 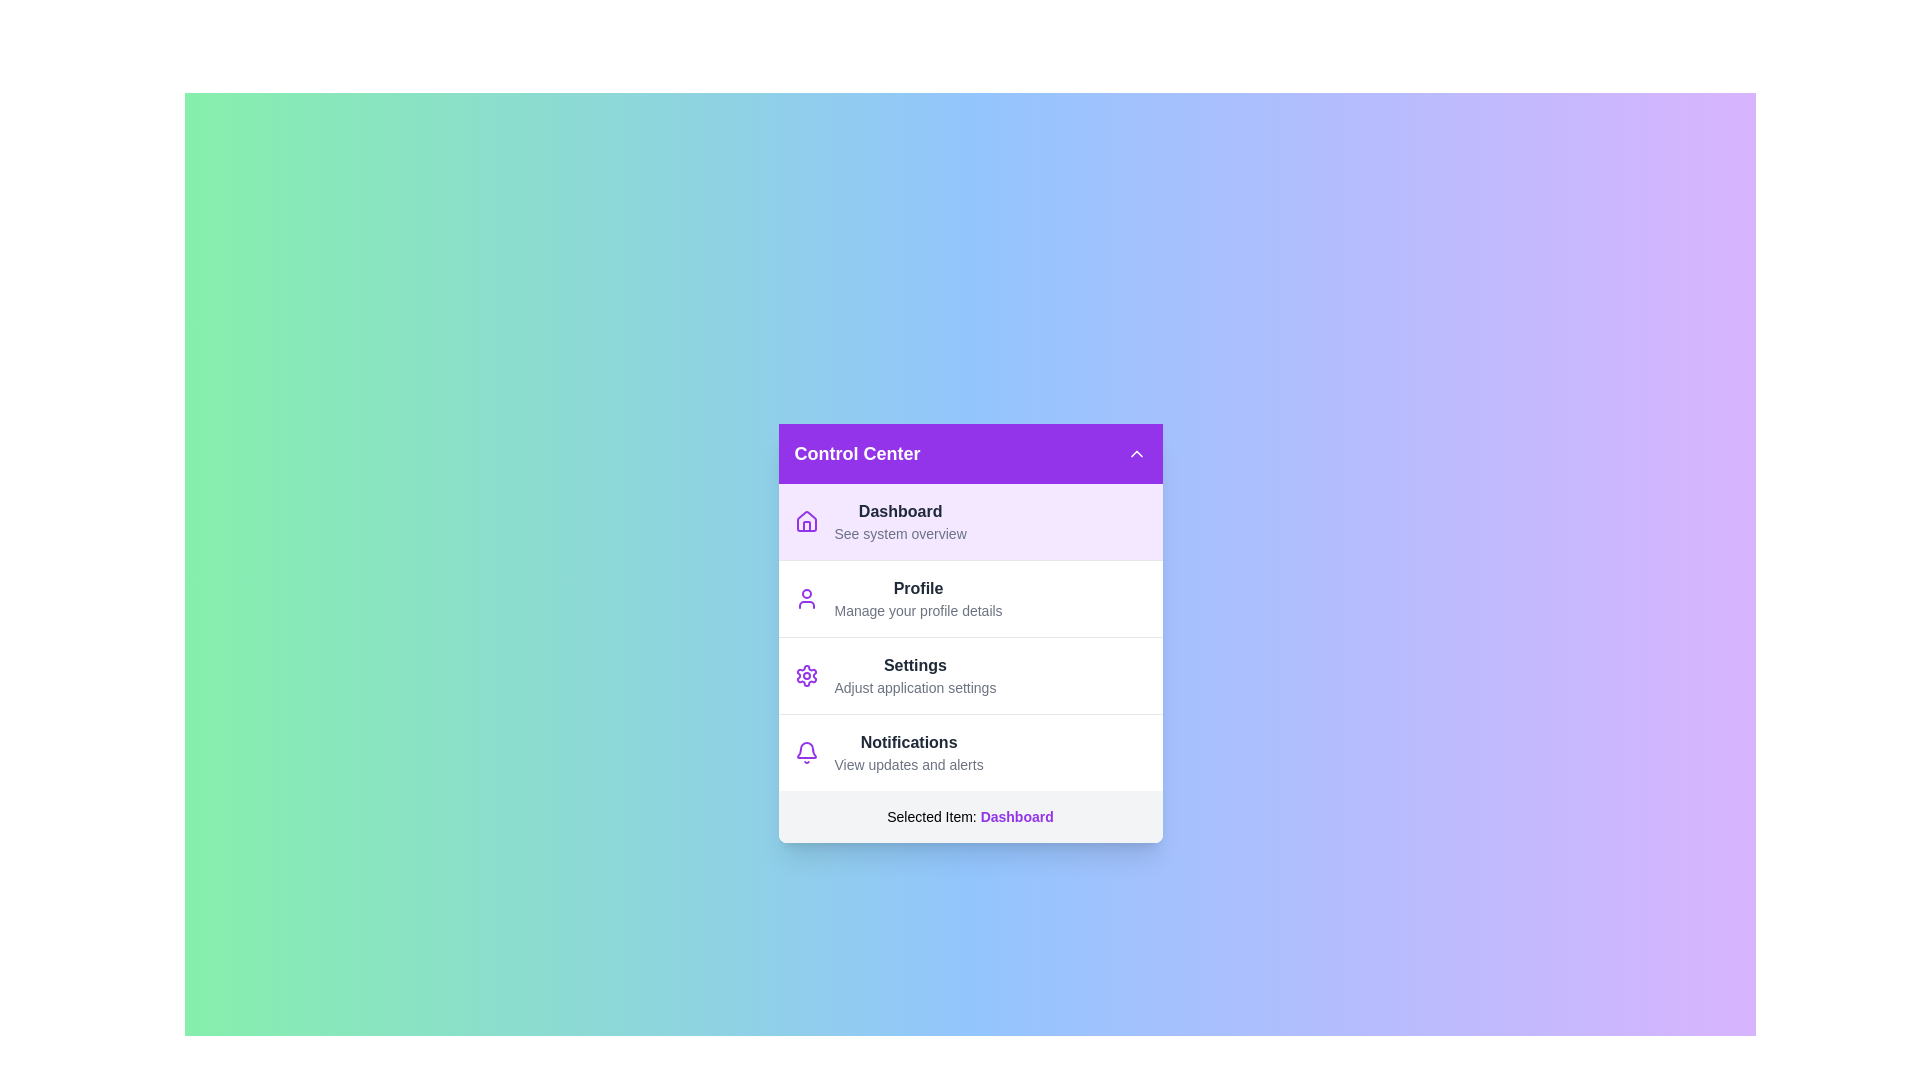 I want to click on the menu item Notifications from the list, so click(x=970, y=752).